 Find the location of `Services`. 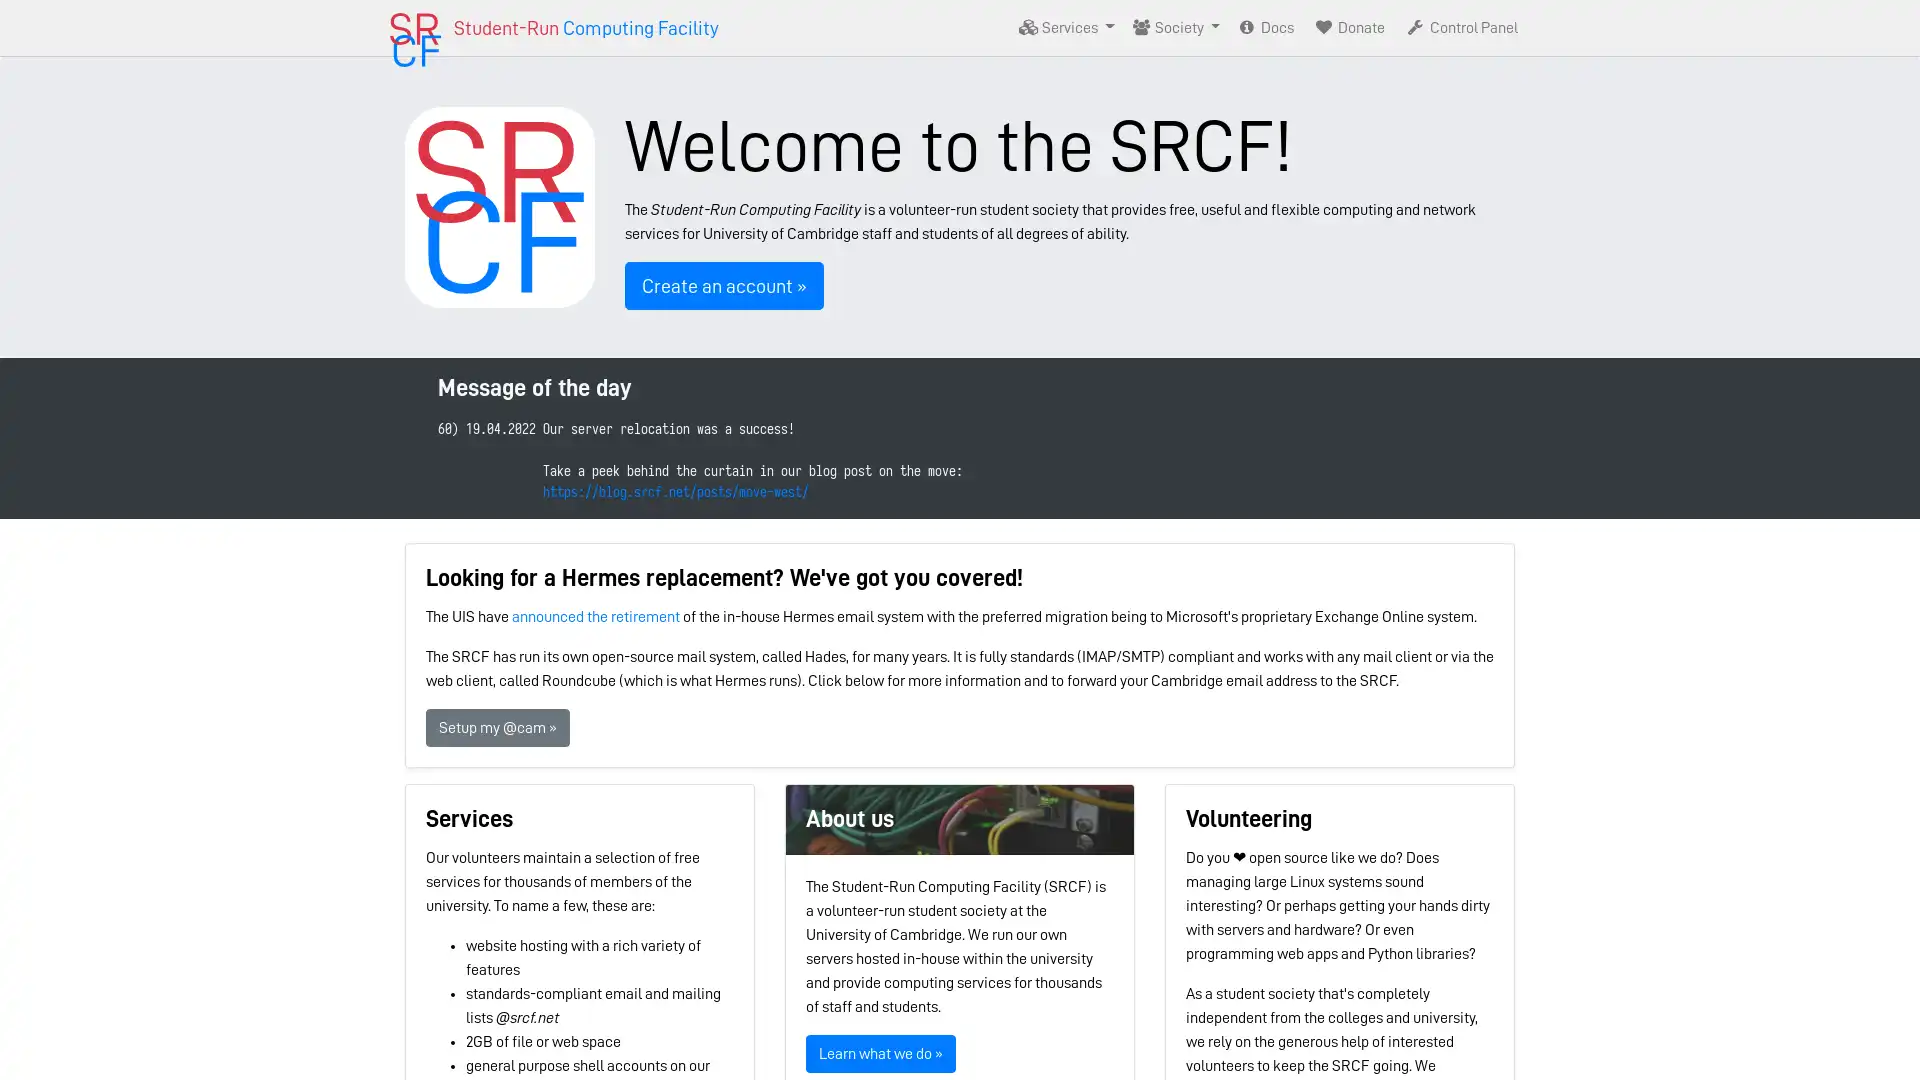

Services is located at coordinates (1065, 27).